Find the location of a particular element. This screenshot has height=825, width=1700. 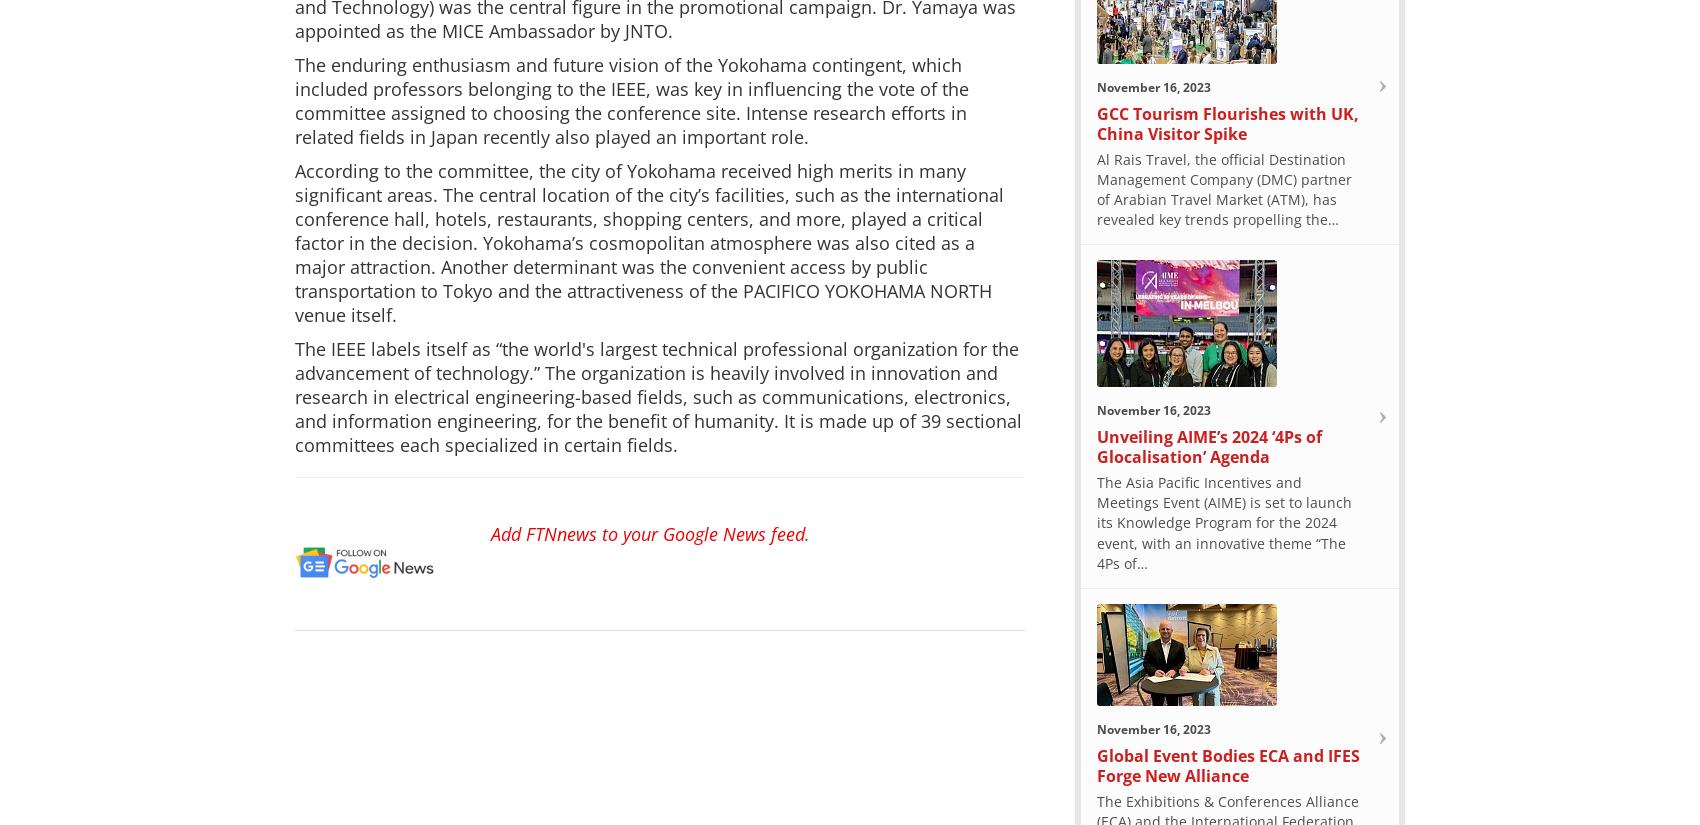

'Al Rais Travel, the official Destination Management Company (DMC) partner of Arabian Travel Market (ATM), has revealed key trends propelling the…' is located at coordinates (1097, 188).